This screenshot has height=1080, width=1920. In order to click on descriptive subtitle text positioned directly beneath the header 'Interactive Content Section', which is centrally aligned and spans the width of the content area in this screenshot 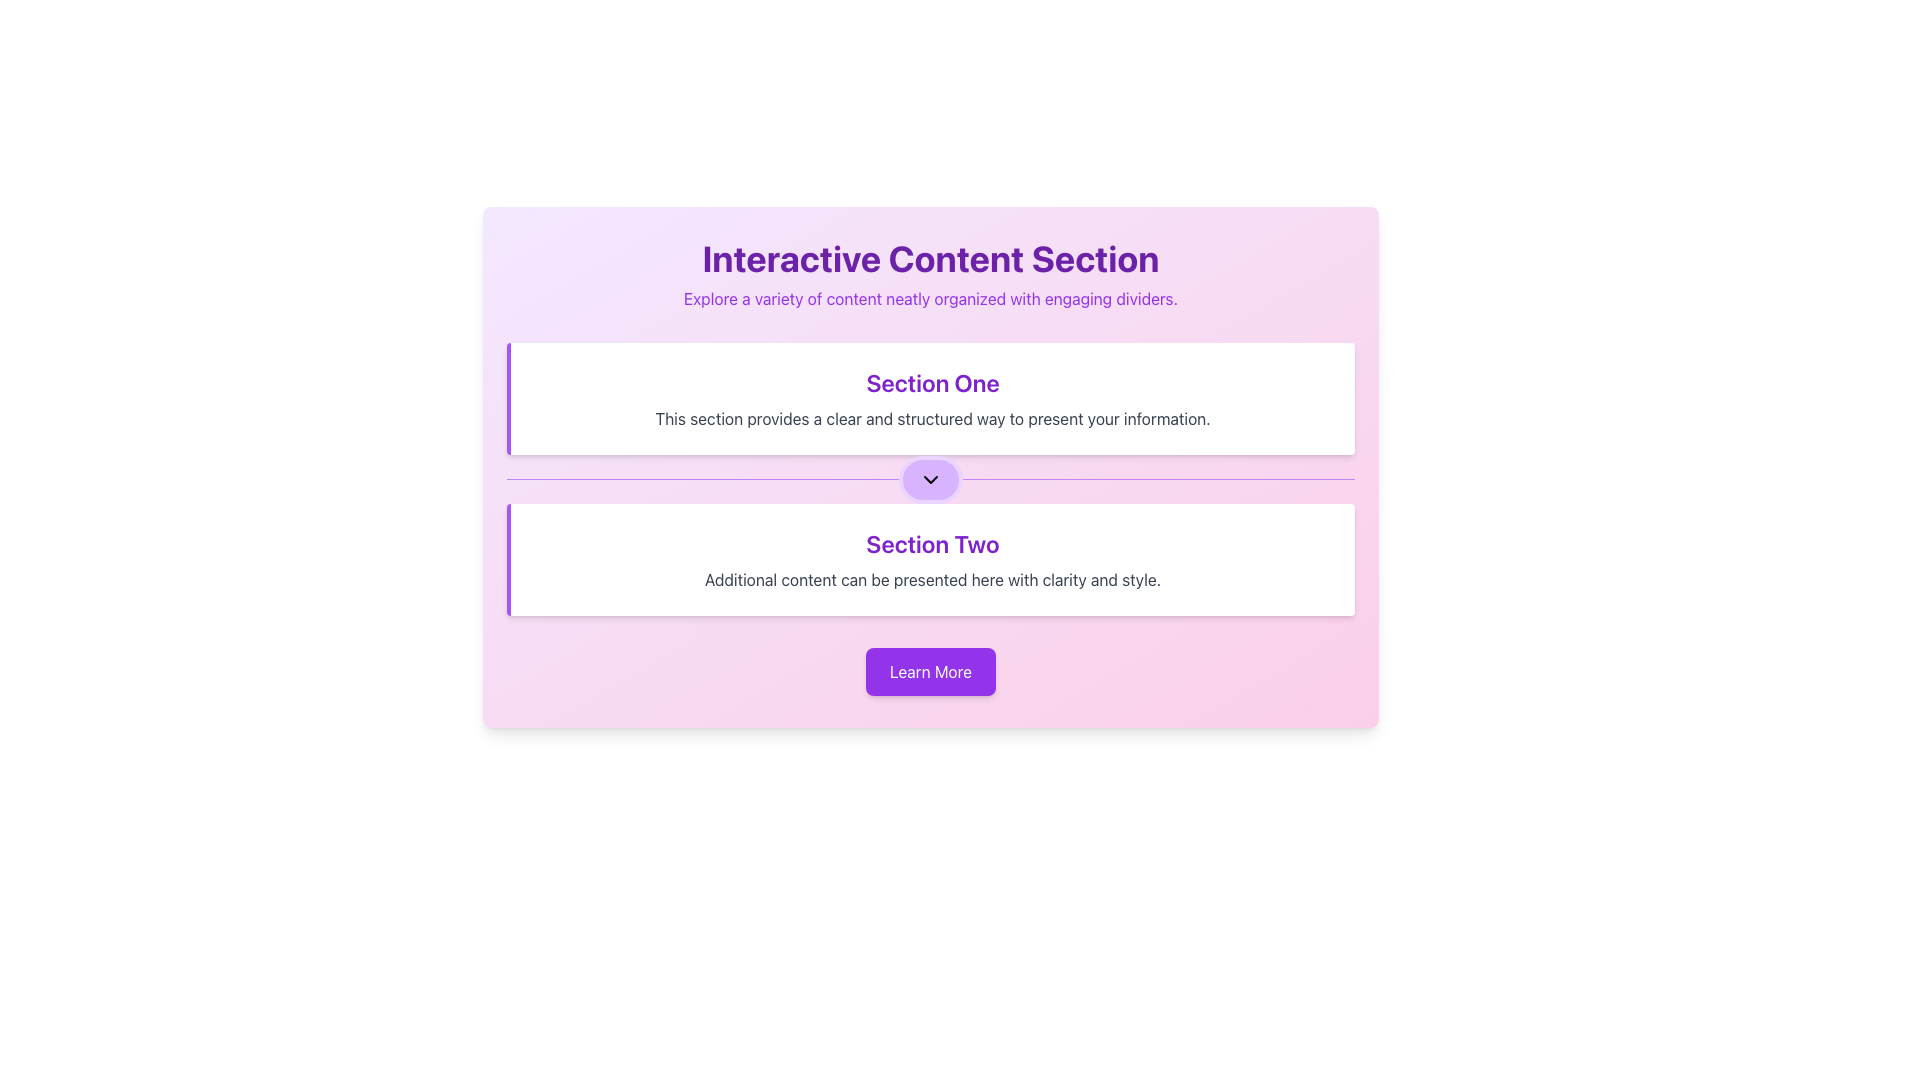, I will do `click(930, 299)`.